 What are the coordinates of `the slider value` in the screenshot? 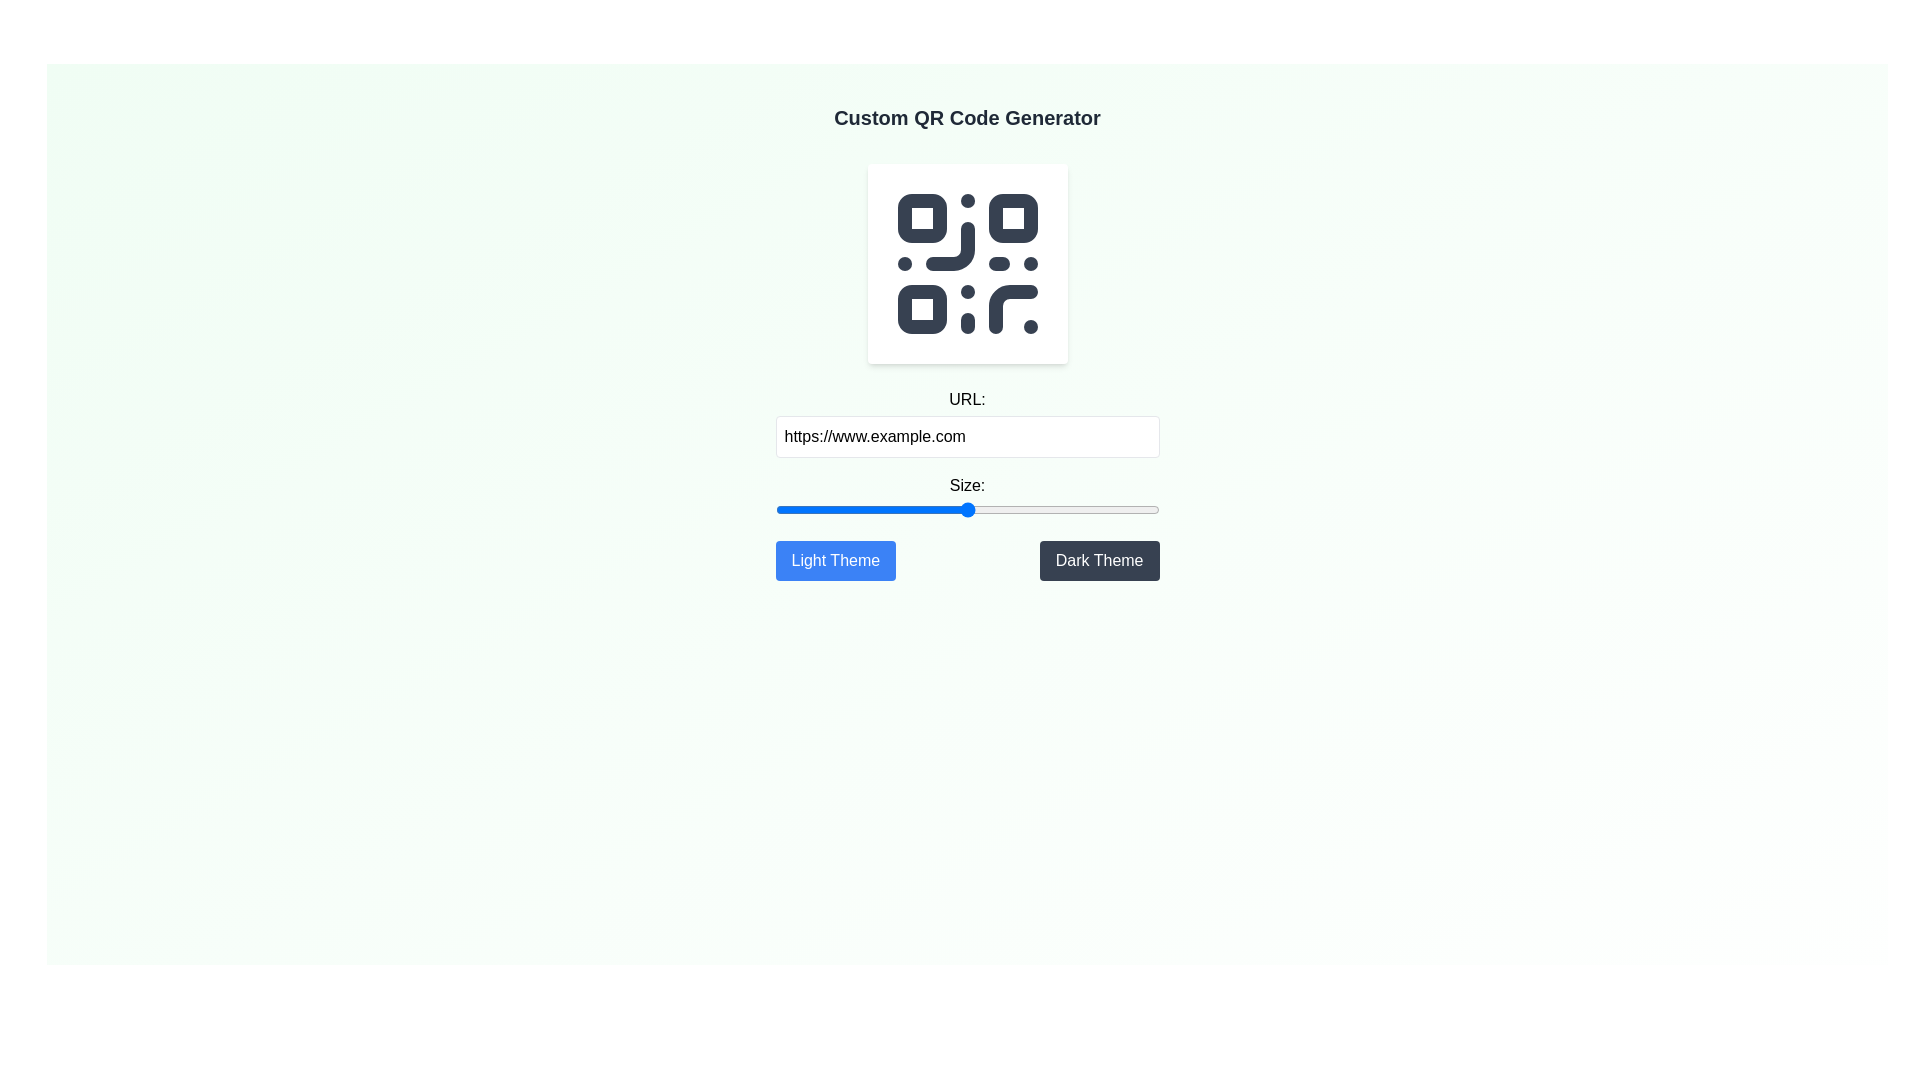 It's located at (784, 508).